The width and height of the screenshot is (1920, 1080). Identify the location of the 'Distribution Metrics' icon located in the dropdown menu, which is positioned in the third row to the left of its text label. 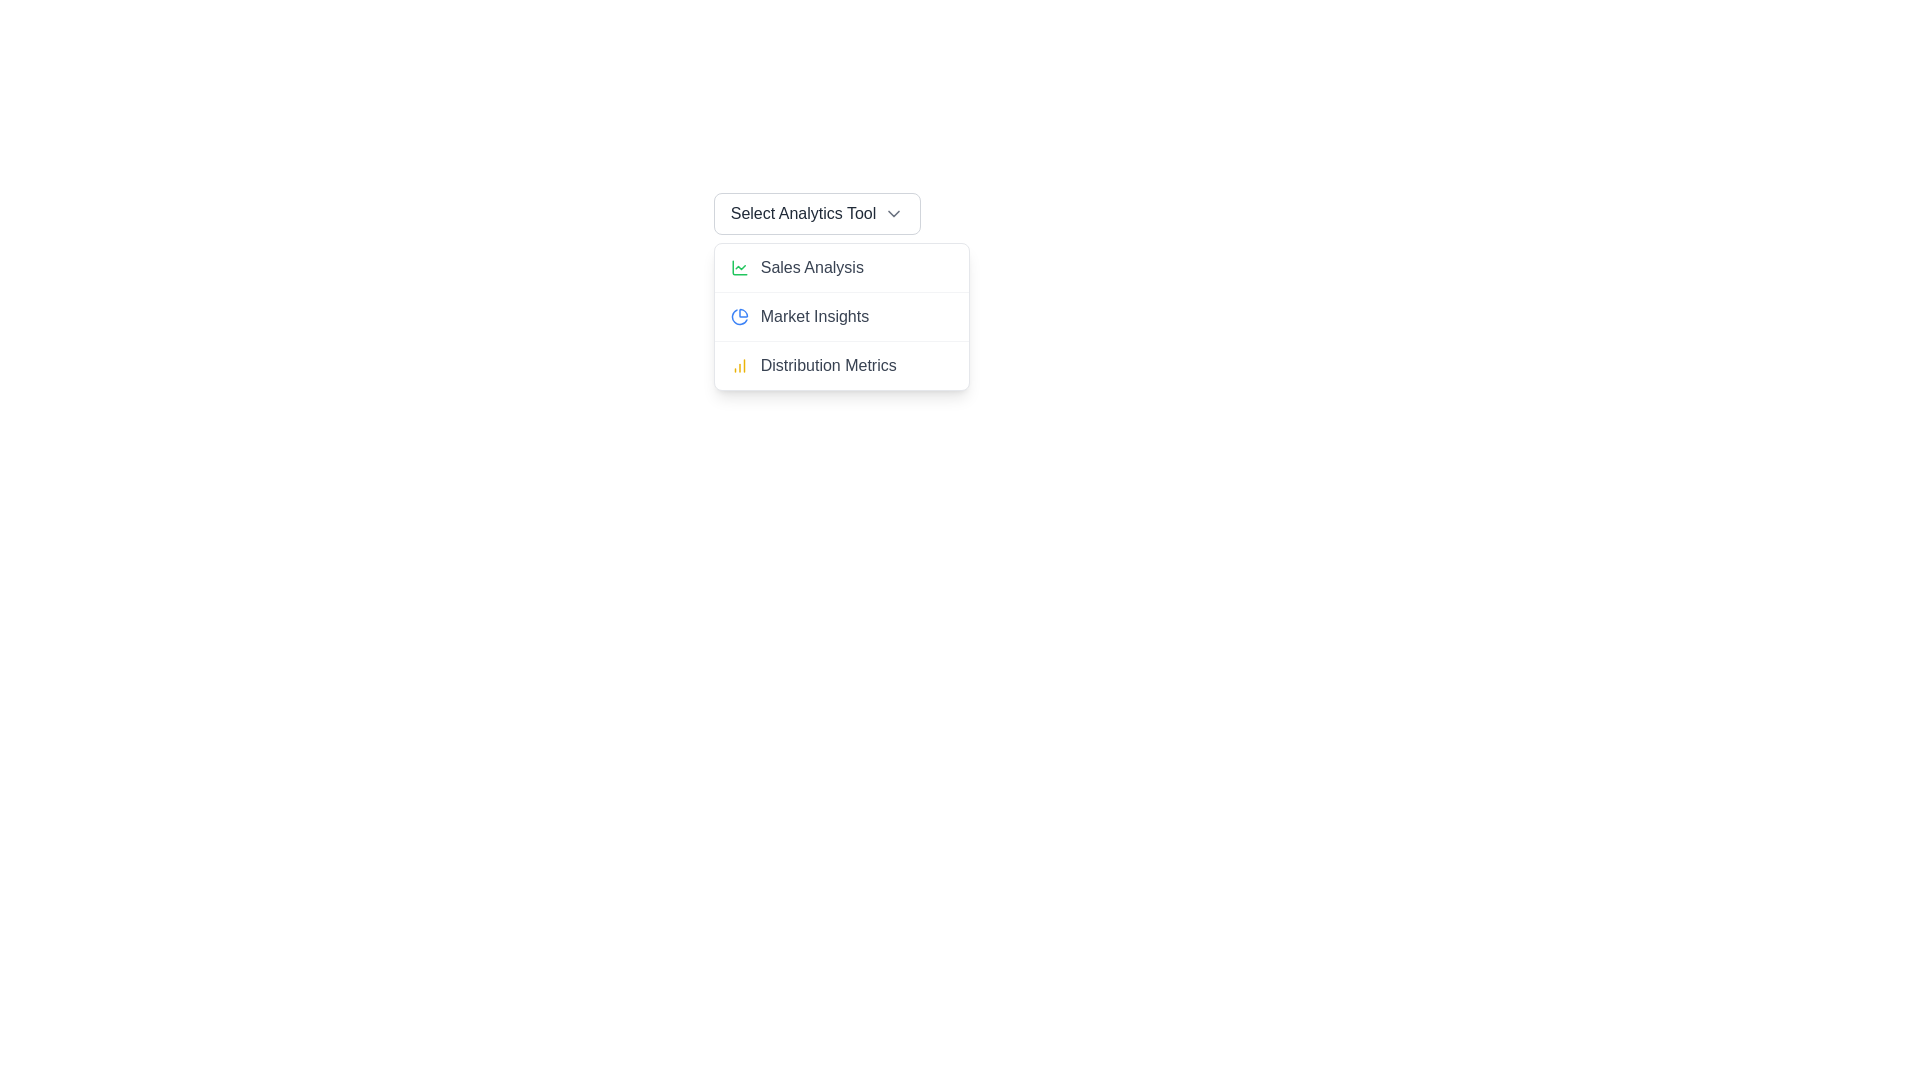
(738, 366).